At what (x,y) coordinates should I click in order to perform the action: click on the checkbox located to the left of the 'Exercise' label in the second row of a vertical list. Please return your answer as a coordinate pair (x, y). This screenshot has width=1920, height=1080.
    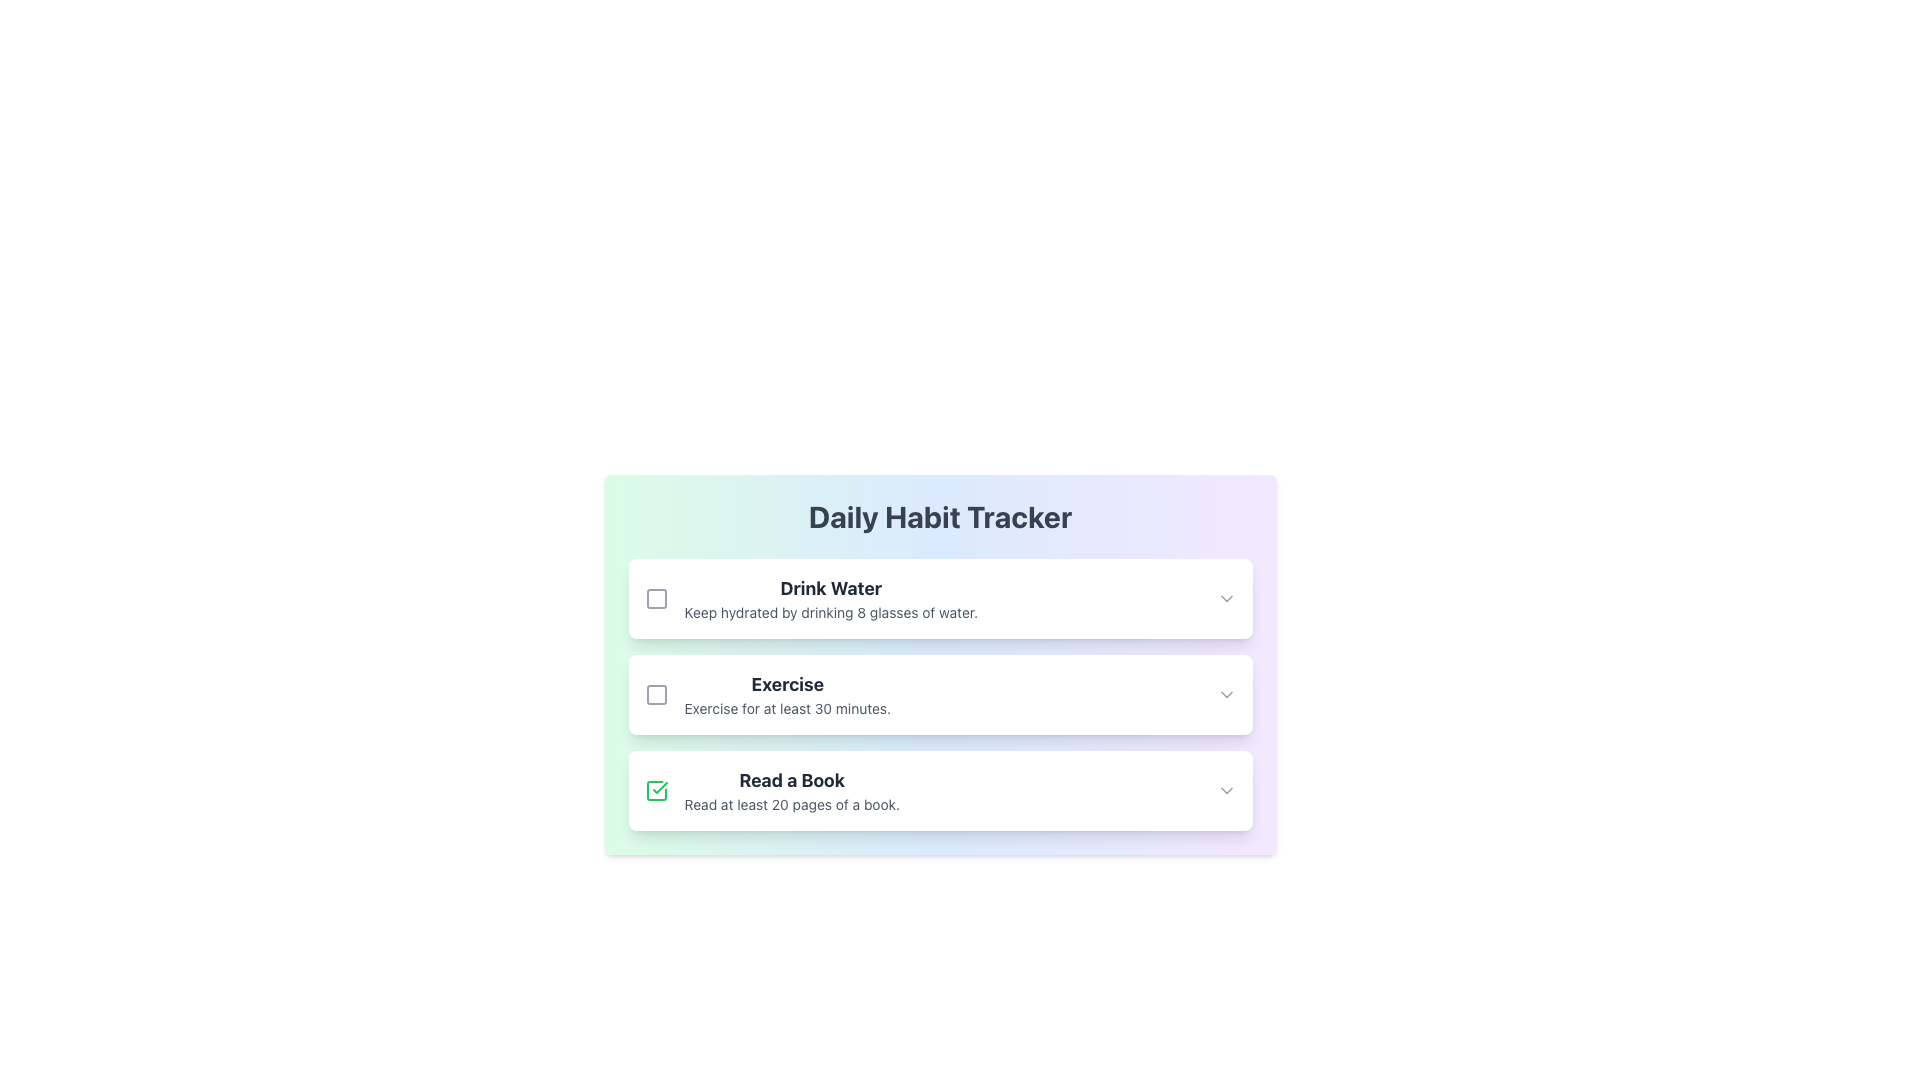
    Looking at the image, I should click on (656, 693).